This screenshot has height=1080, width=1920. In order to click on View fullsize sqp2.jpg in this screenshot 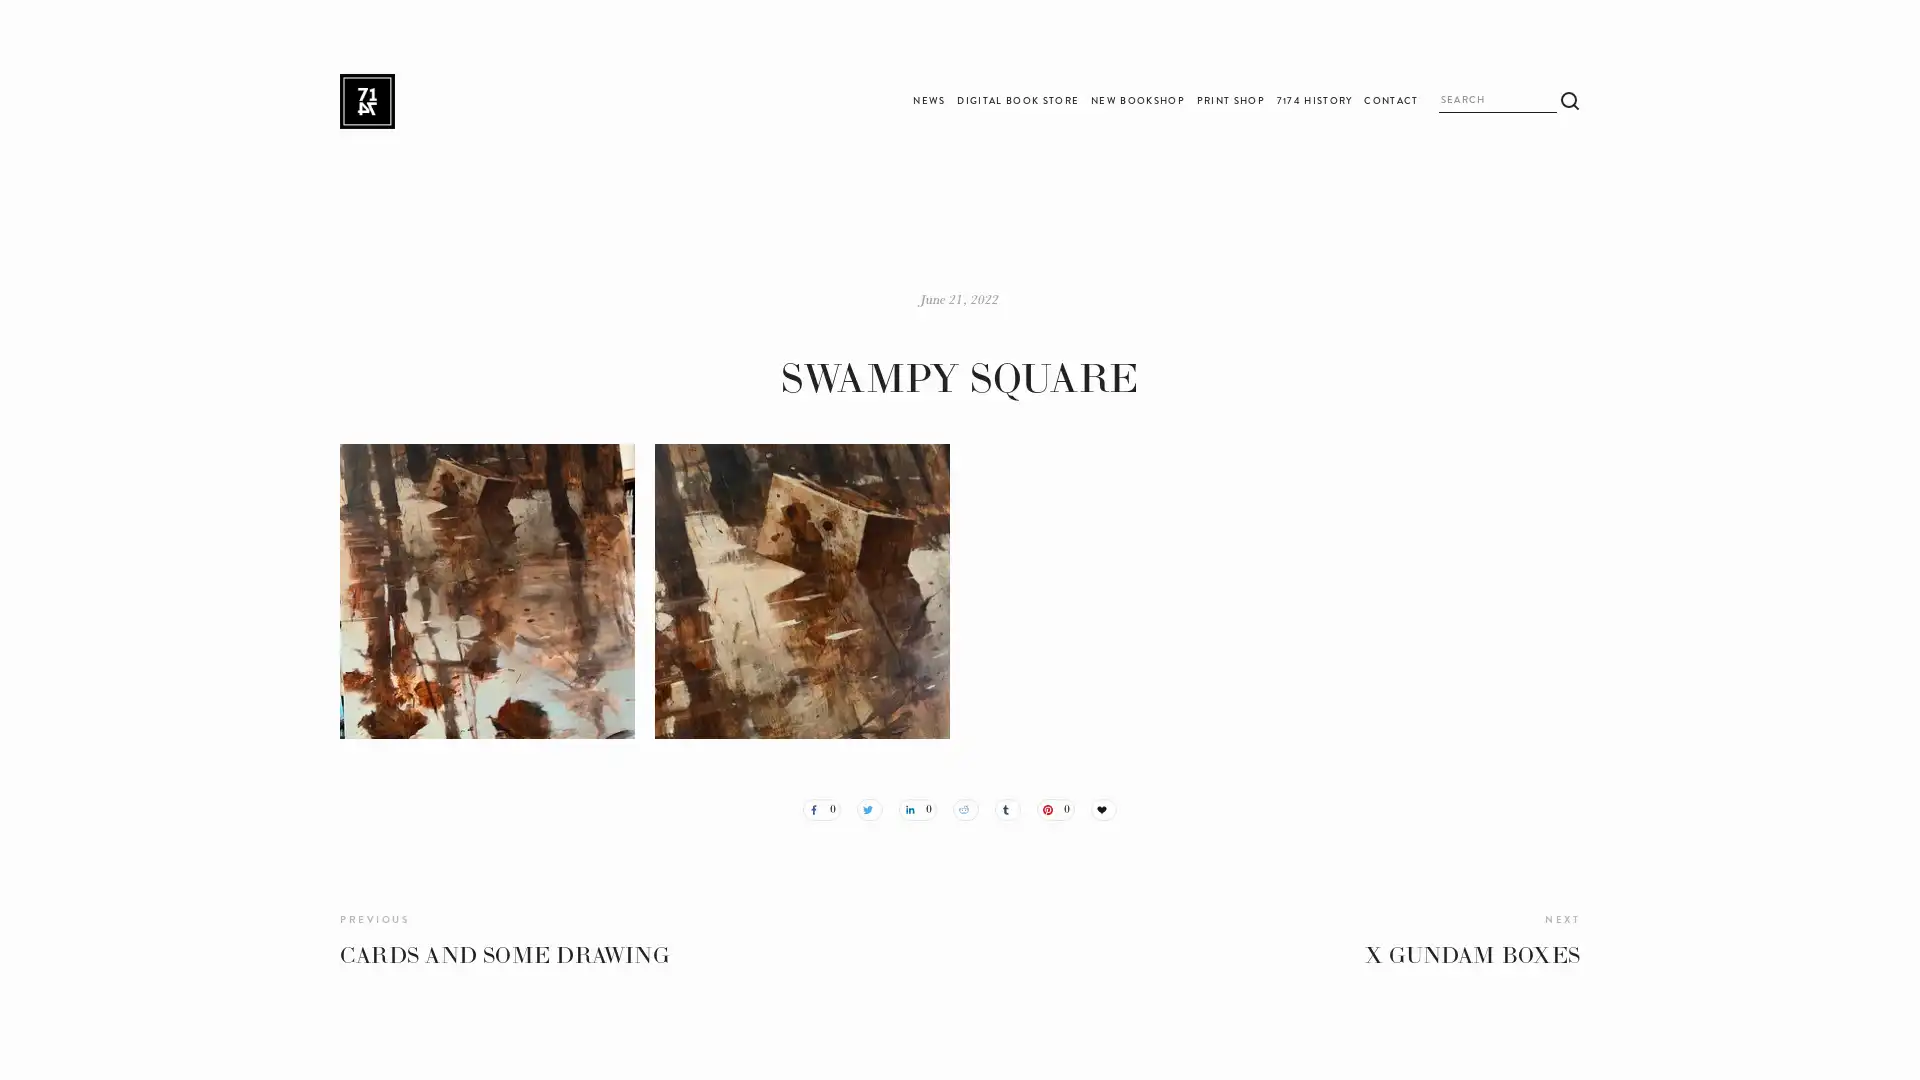, I will do `click(487, 589)`.